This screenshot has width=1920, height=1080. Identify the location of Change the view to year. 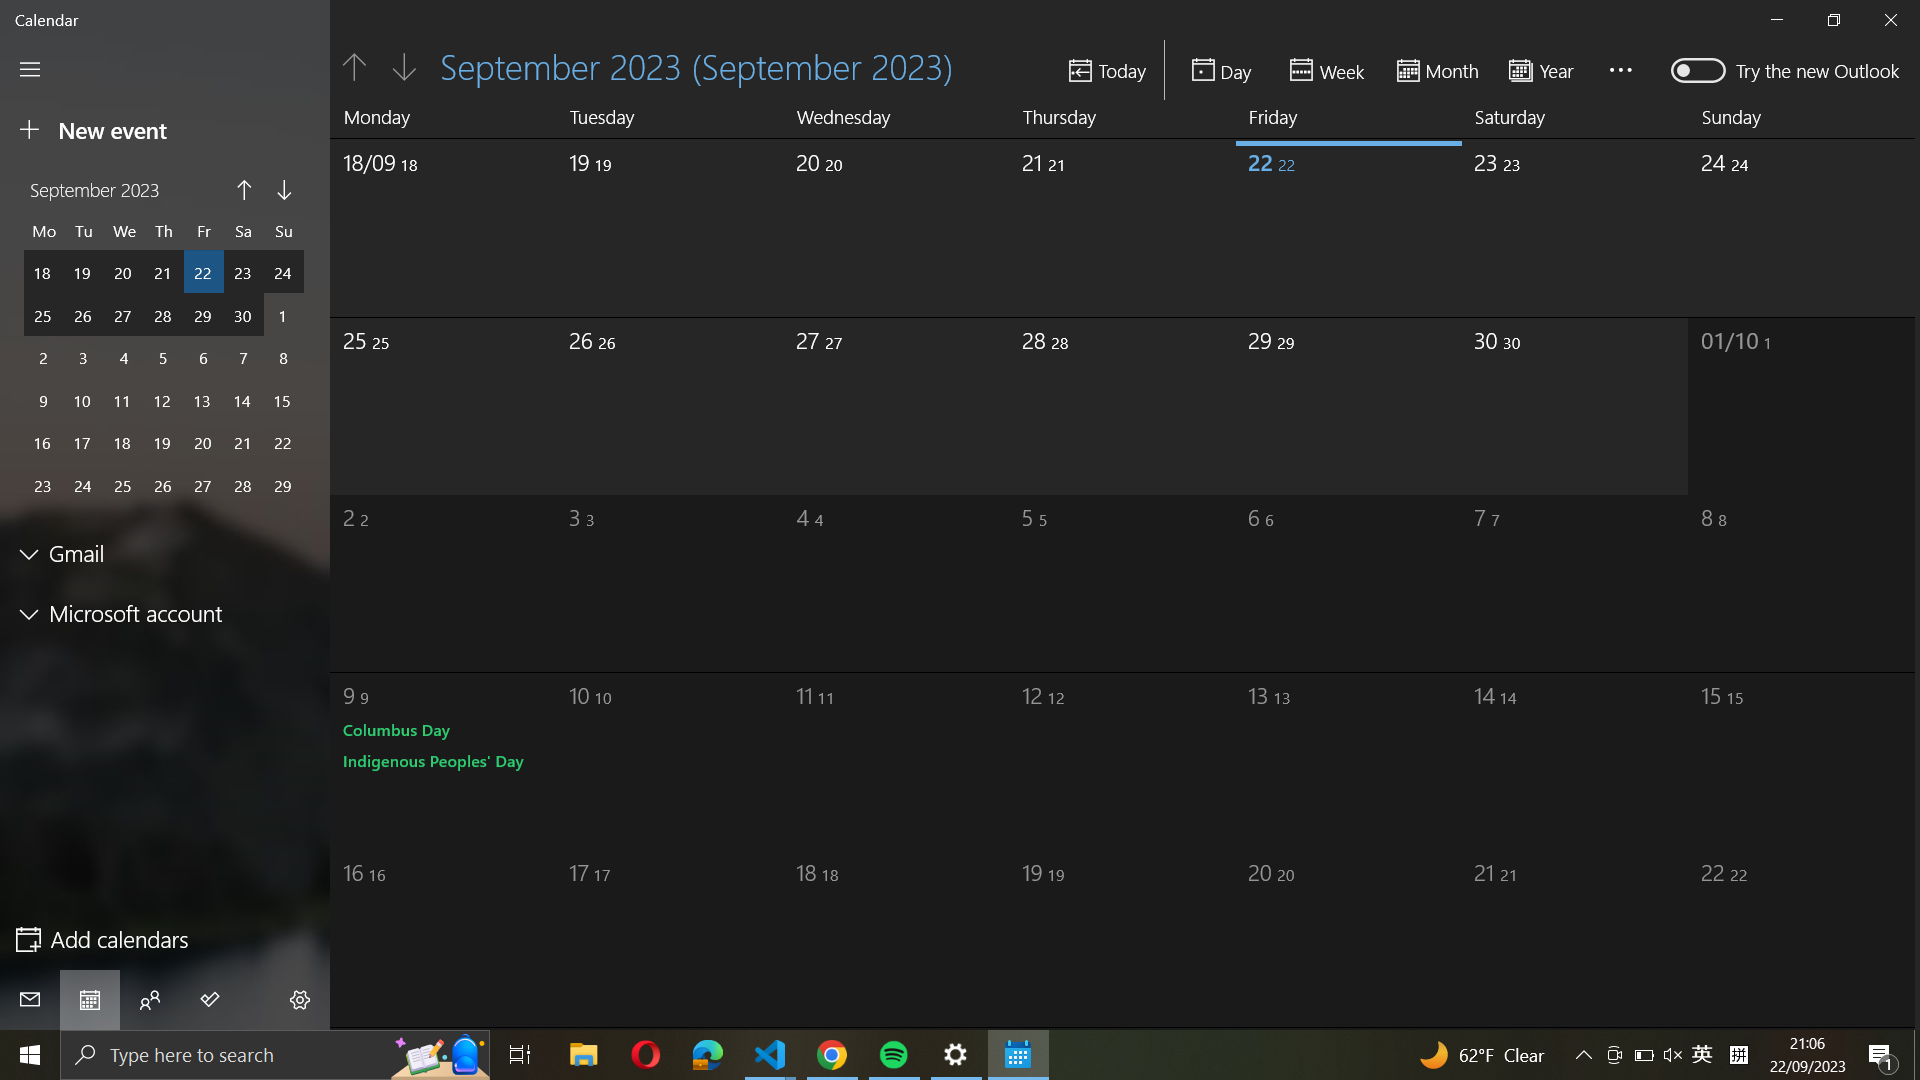
(1547, 68).